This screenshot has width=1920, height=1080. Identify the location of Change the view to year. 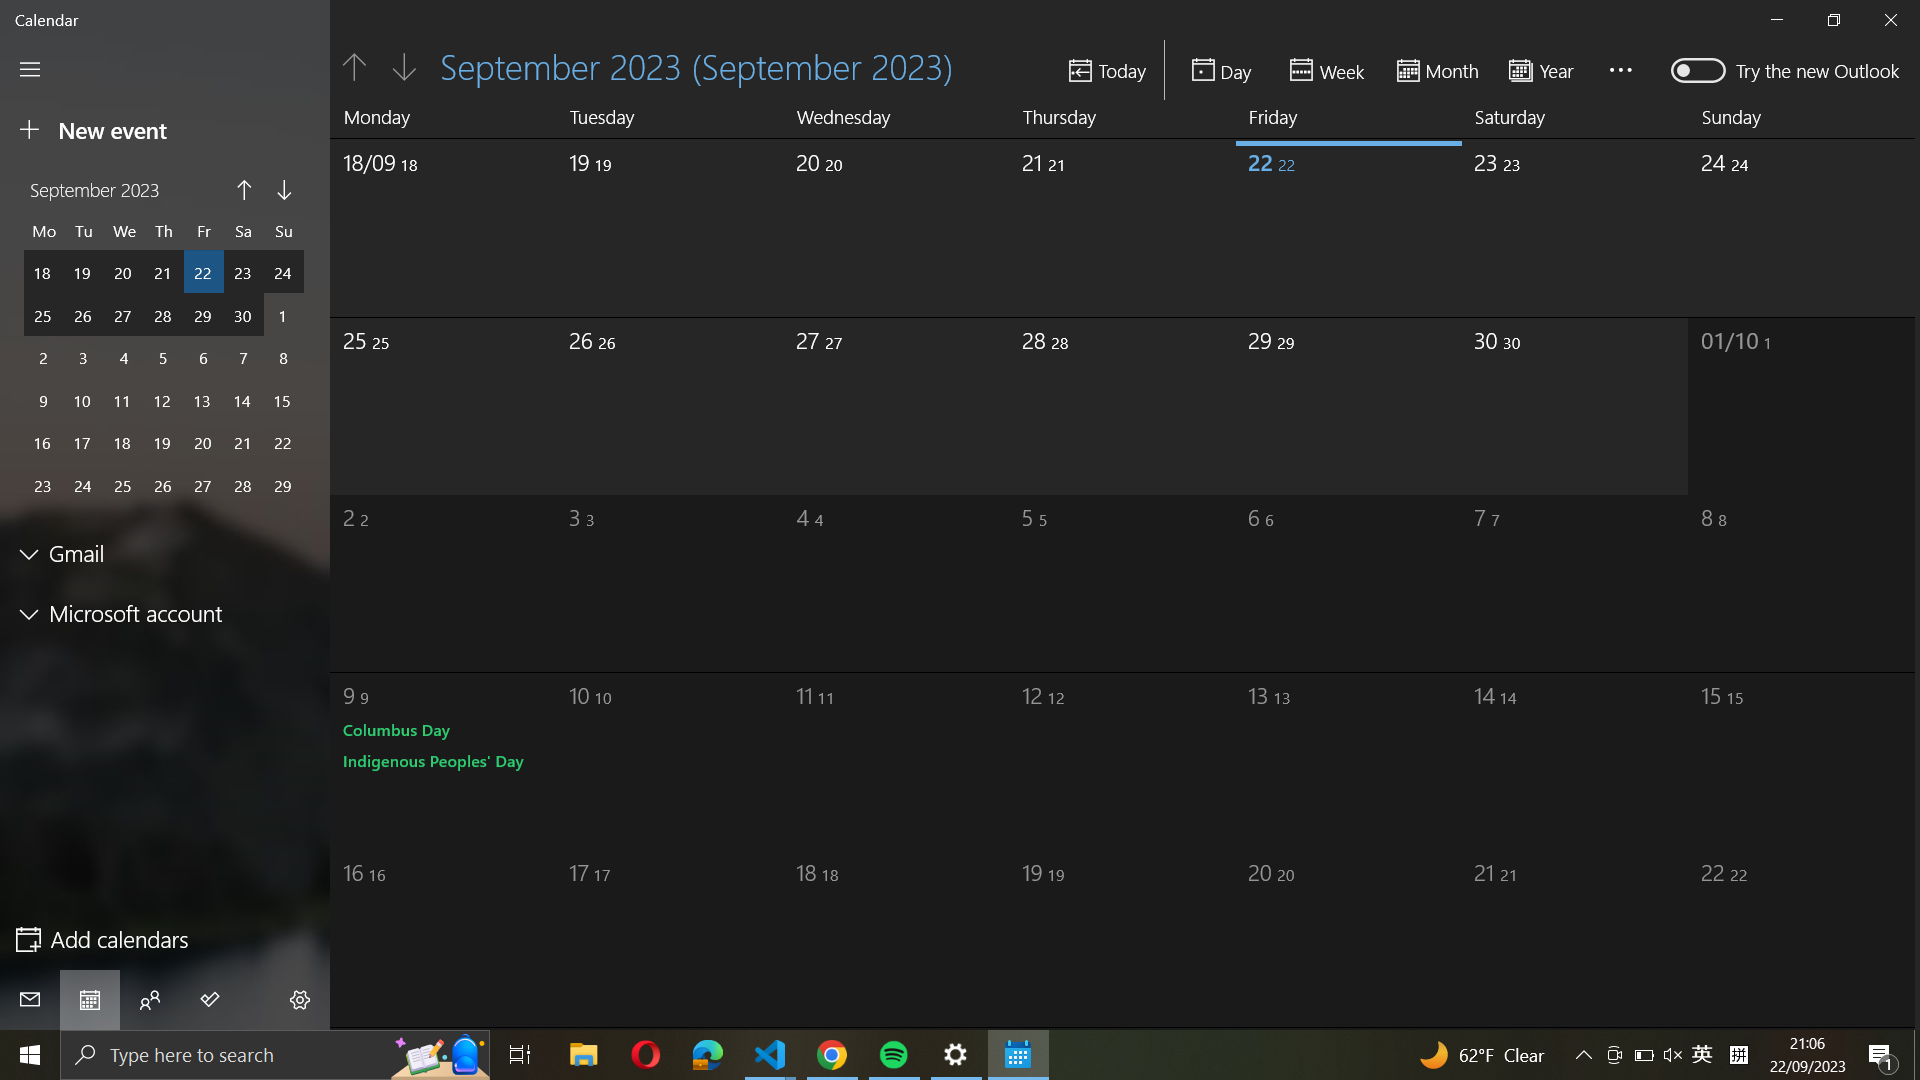
(1547, 68).